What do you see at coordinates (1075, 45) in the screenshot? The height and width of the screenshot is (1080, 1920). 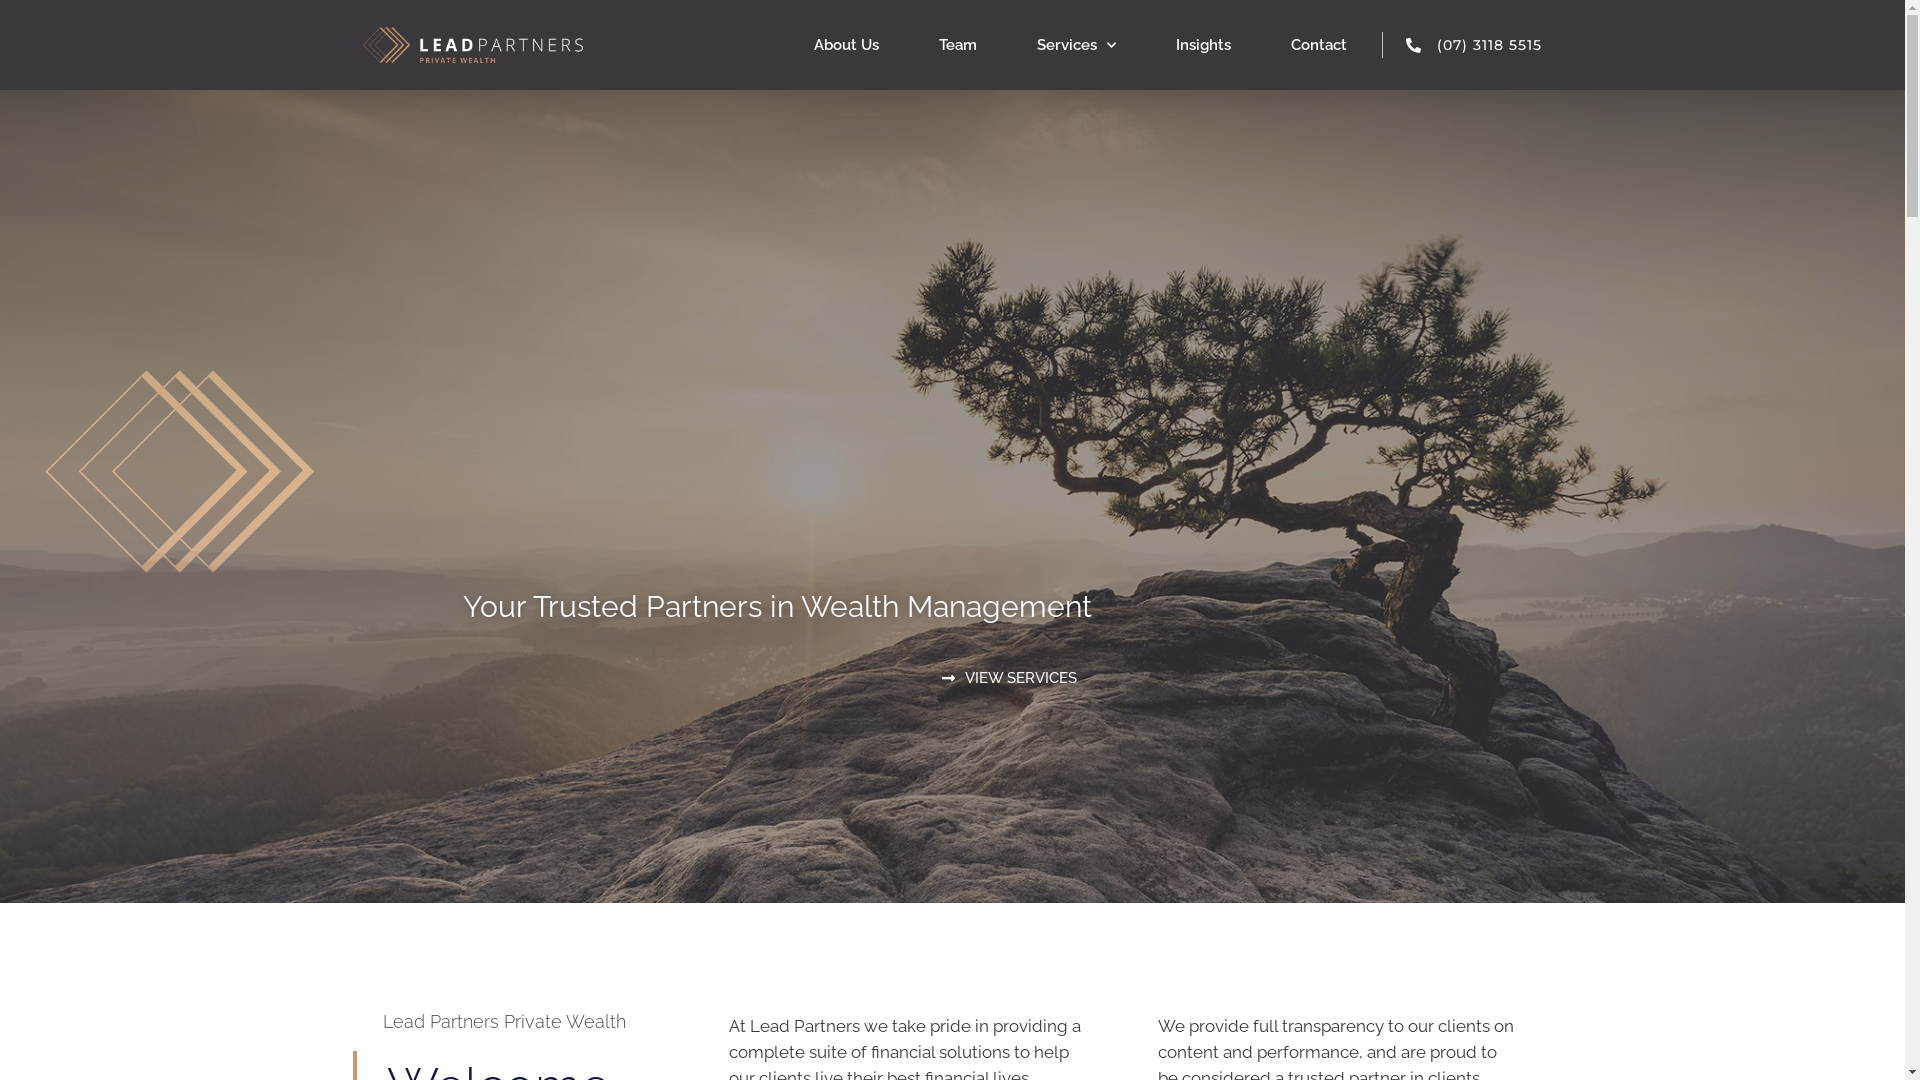 I see `'Services'` at bounding box center [1075, 45].